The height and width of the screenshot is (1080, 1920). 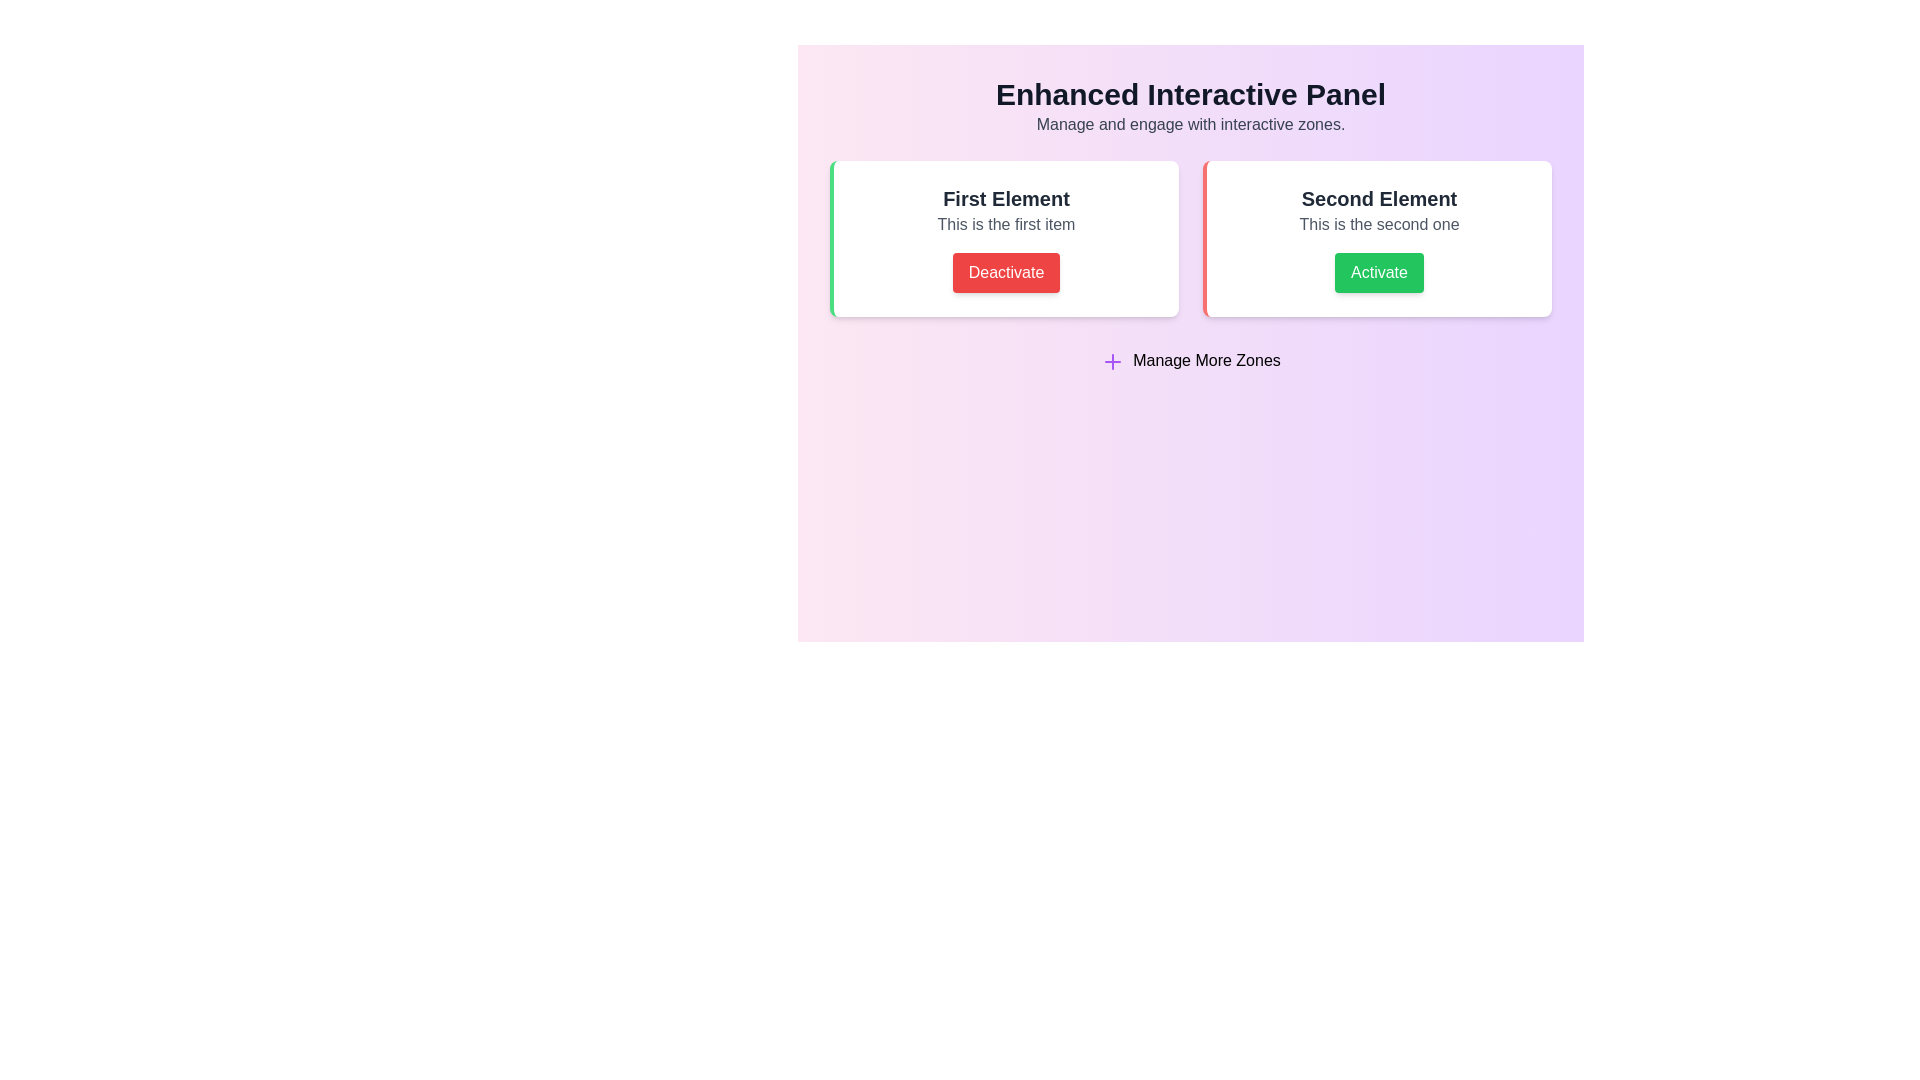 I want to click on the icon that serves as a visual indicator for adding or managing additional zones, located in the text line of 'Manage More Zones', so click(x=1112, y=361).